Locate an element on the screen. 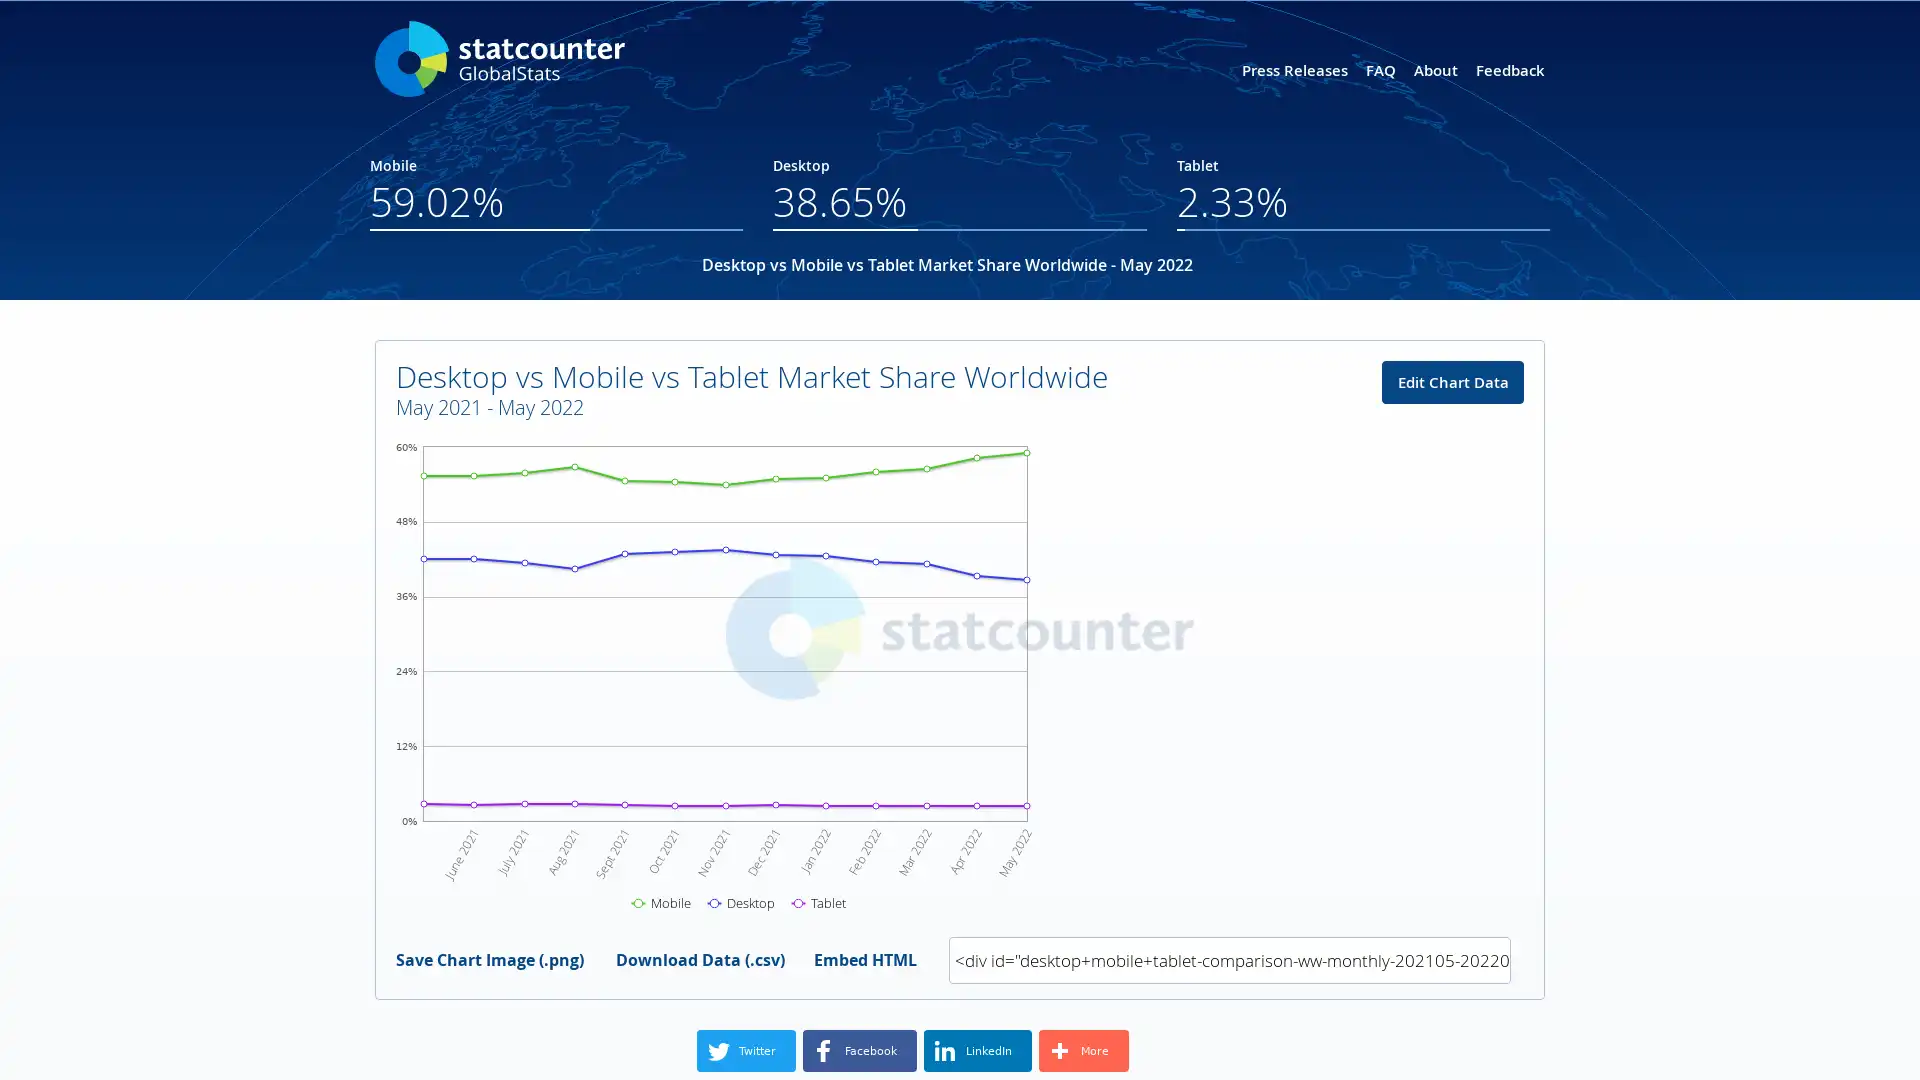  Share to LinkedIn LinkedIn is located at coordinates (972, 1049).